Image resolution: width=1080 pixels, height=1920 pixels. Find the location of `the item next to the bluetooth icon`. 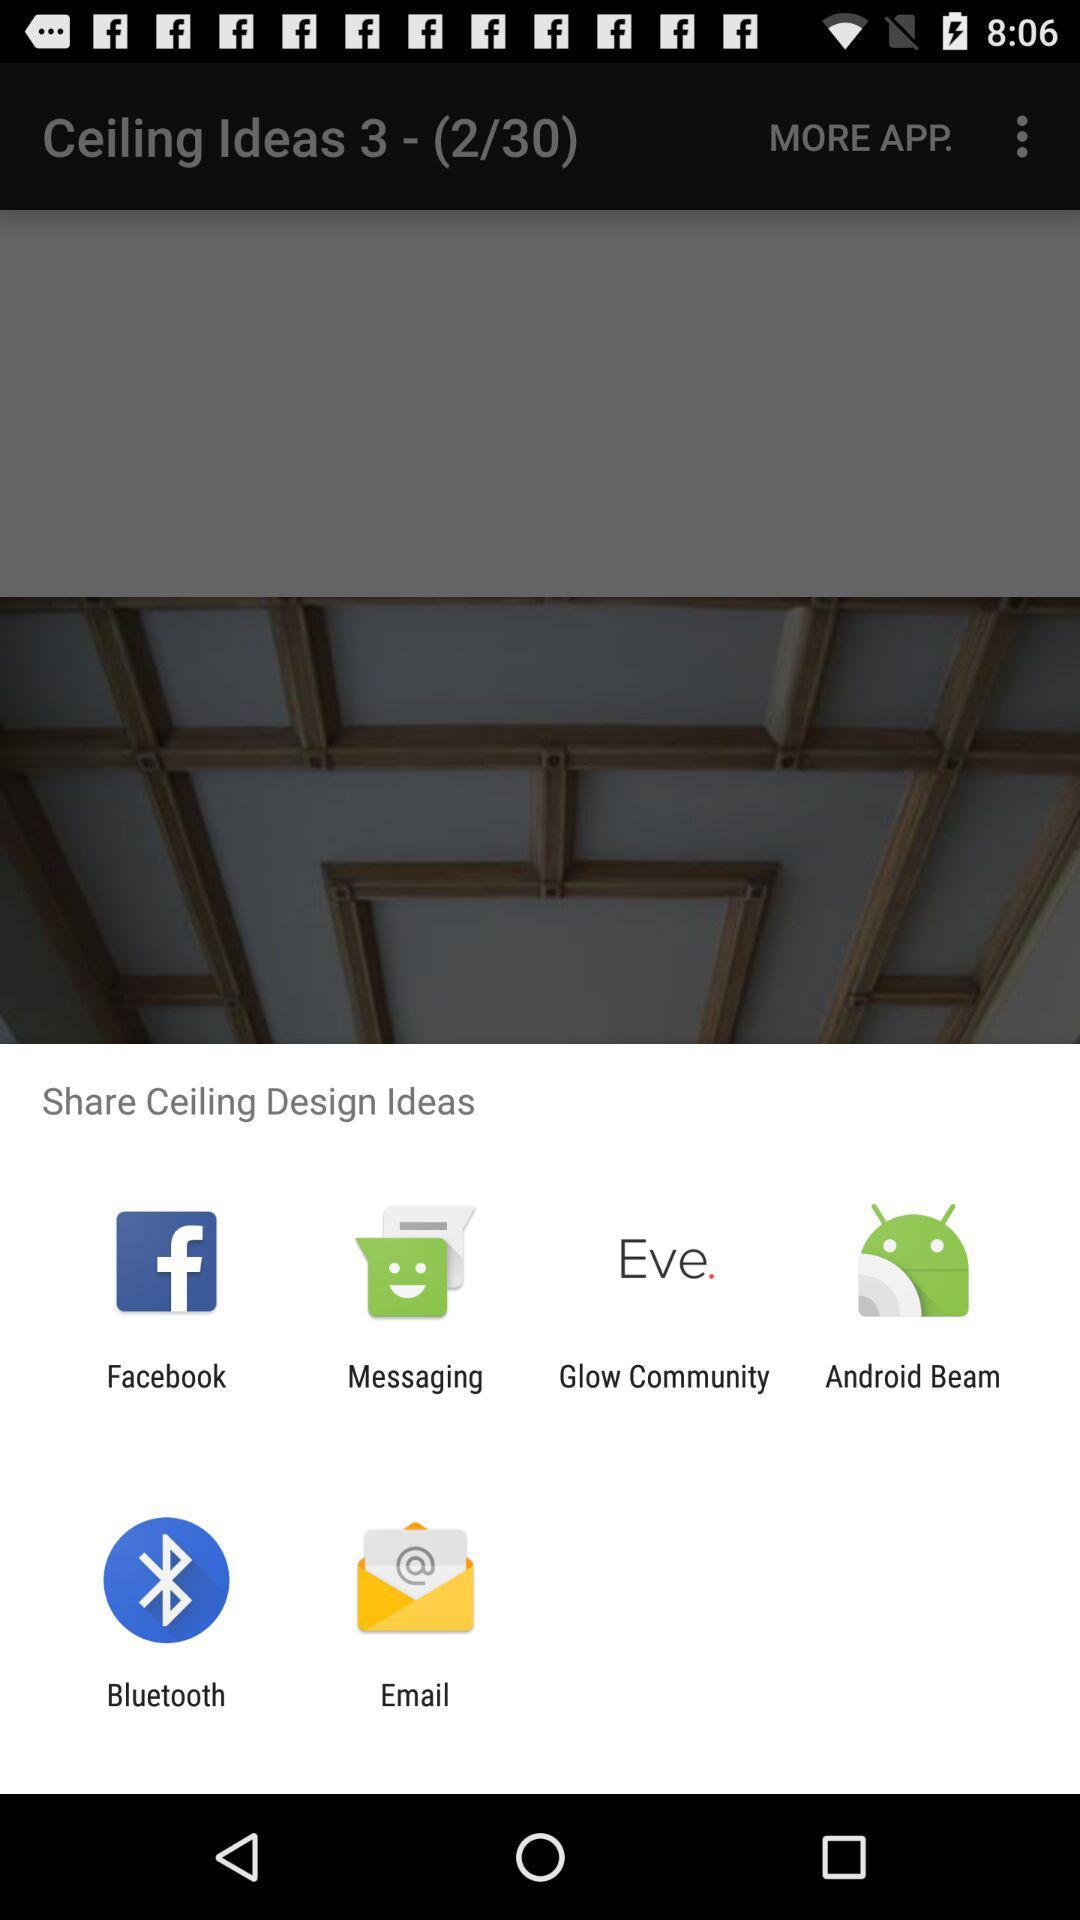

the item next to the bluetooth icon is located at coordinates (414, 1711).